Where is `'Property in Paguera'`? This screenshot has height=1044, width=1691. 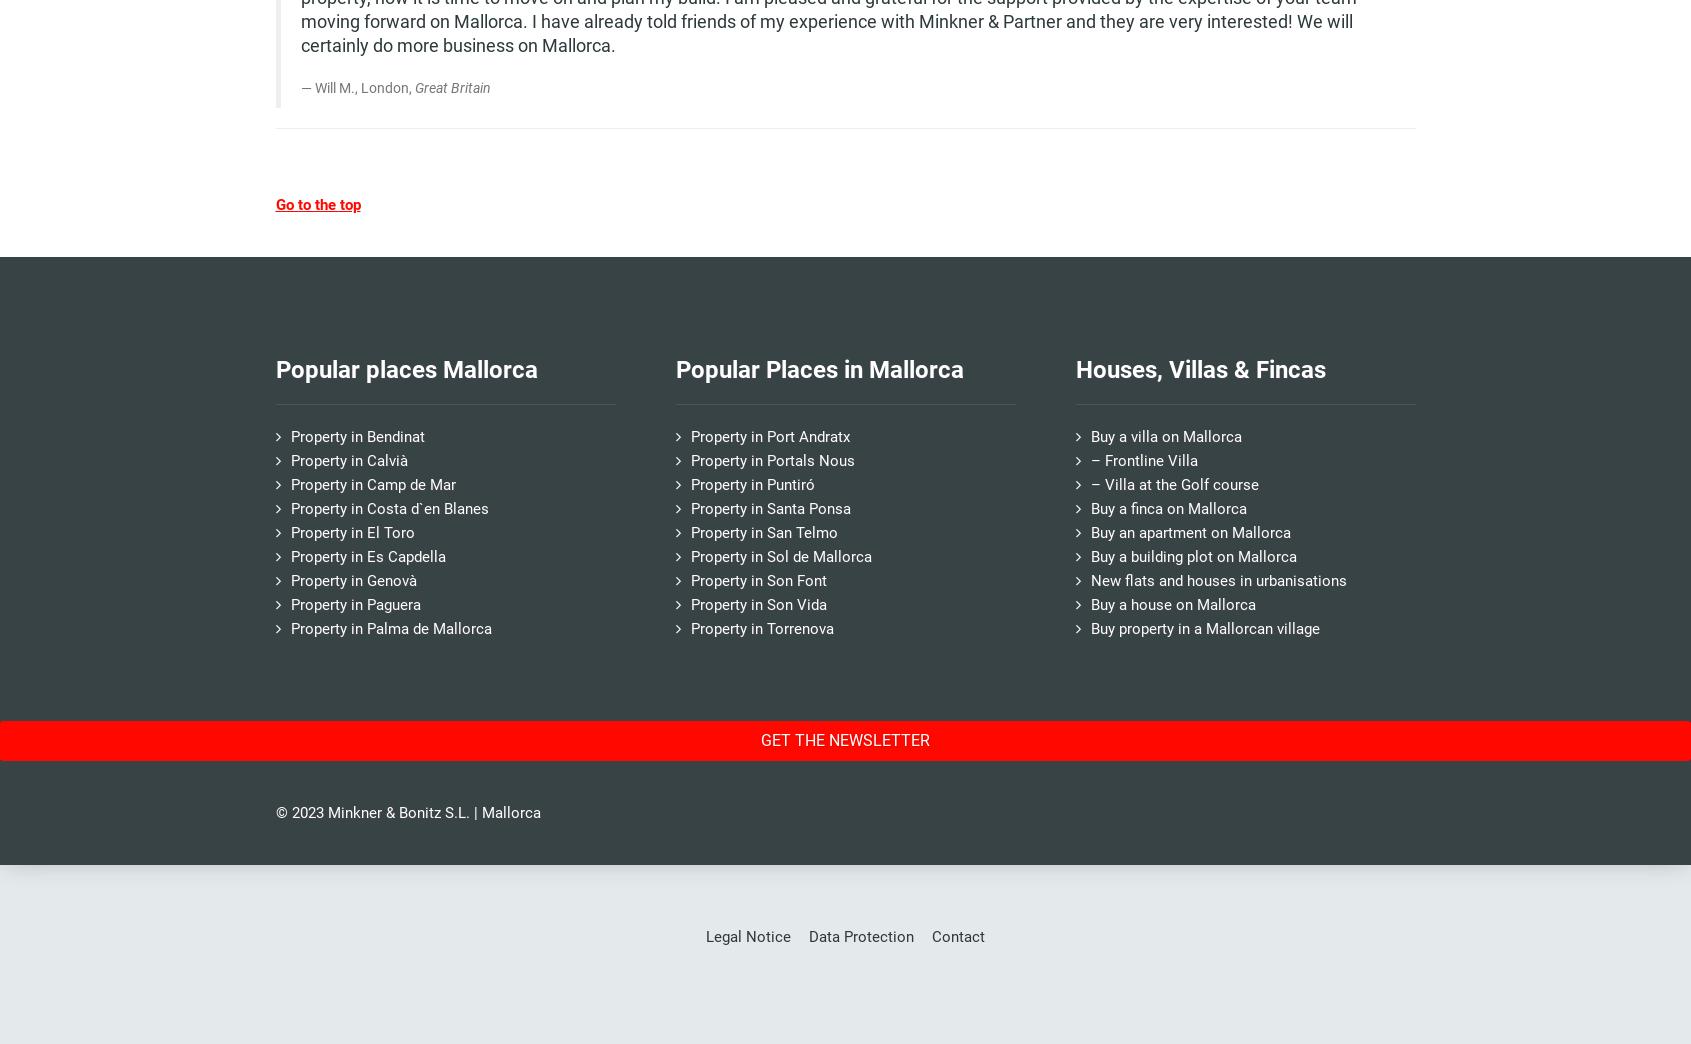
'Property in Paguera' is located at coordinates (290, 603).